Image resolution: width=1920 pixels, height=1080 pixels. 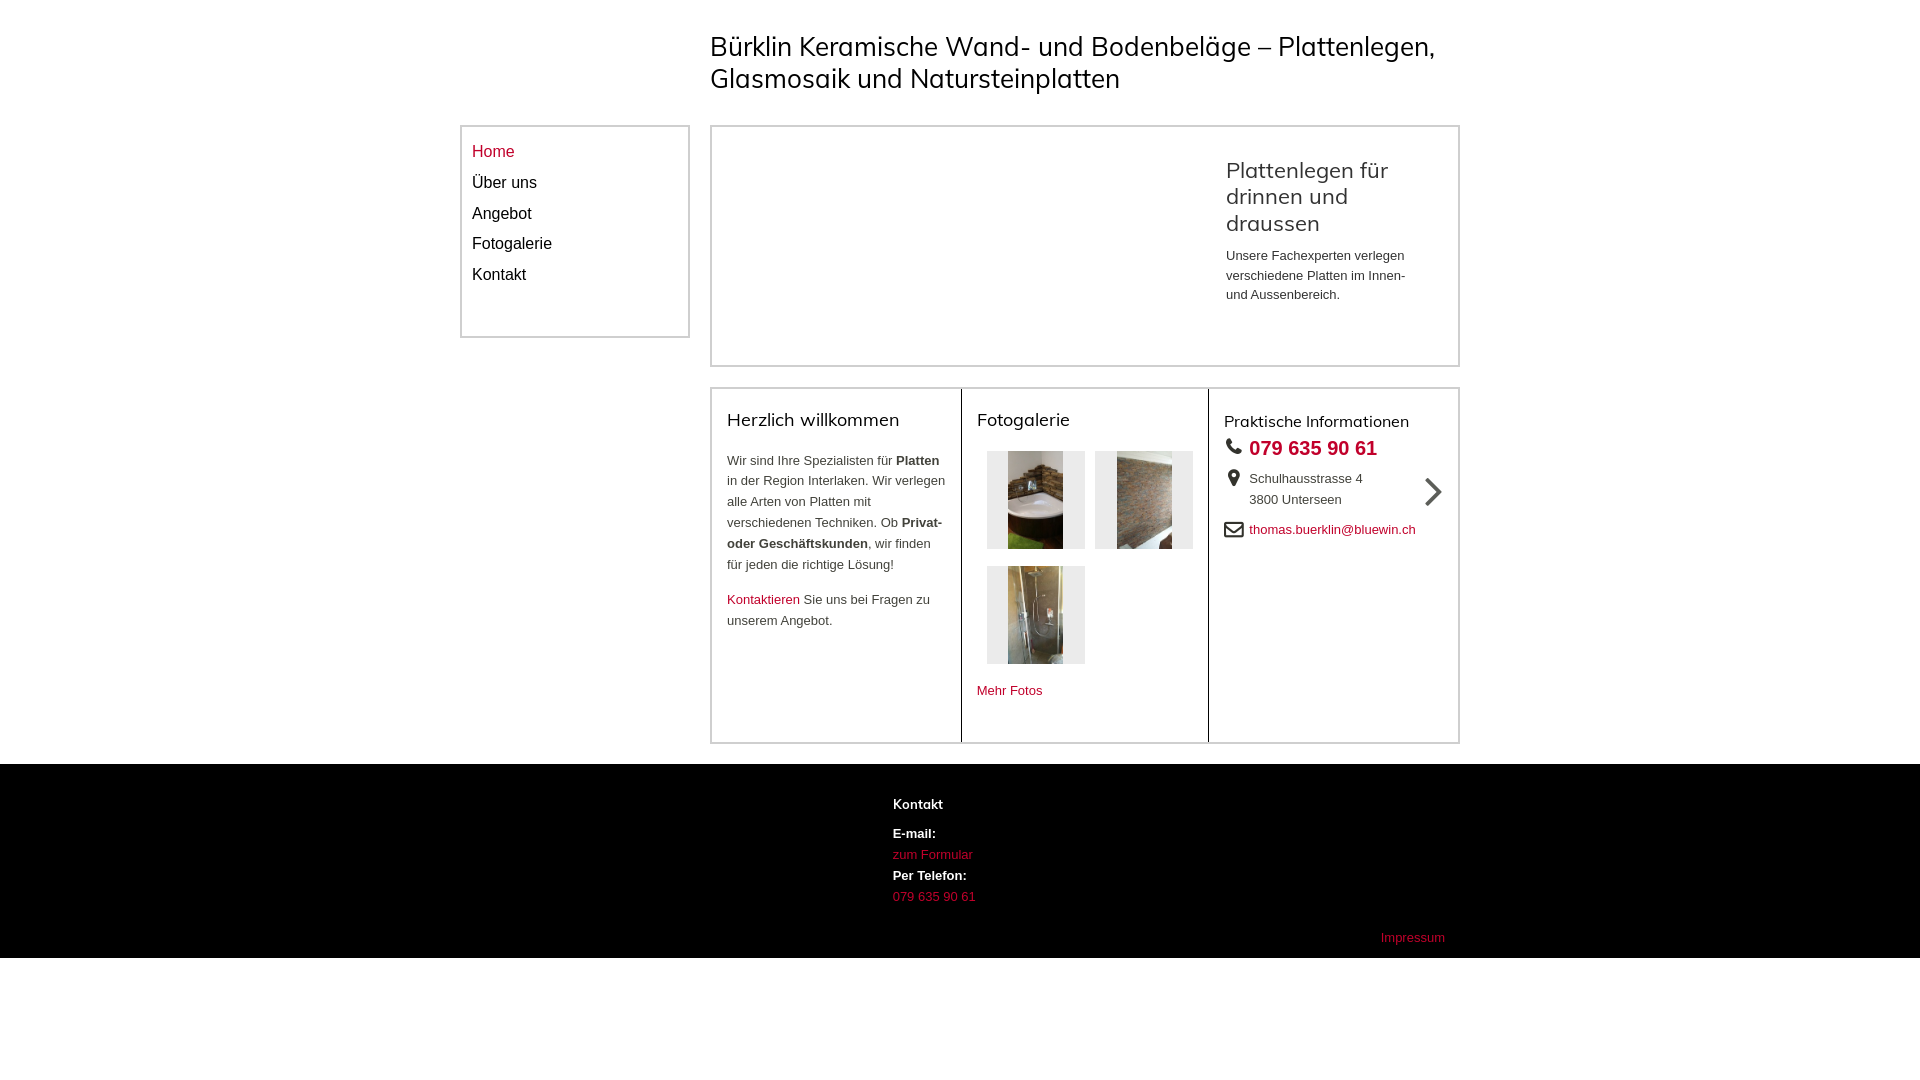 I want to click on 'thomas.buerklin@bluewin.ch', so click(x=1338, y=529).